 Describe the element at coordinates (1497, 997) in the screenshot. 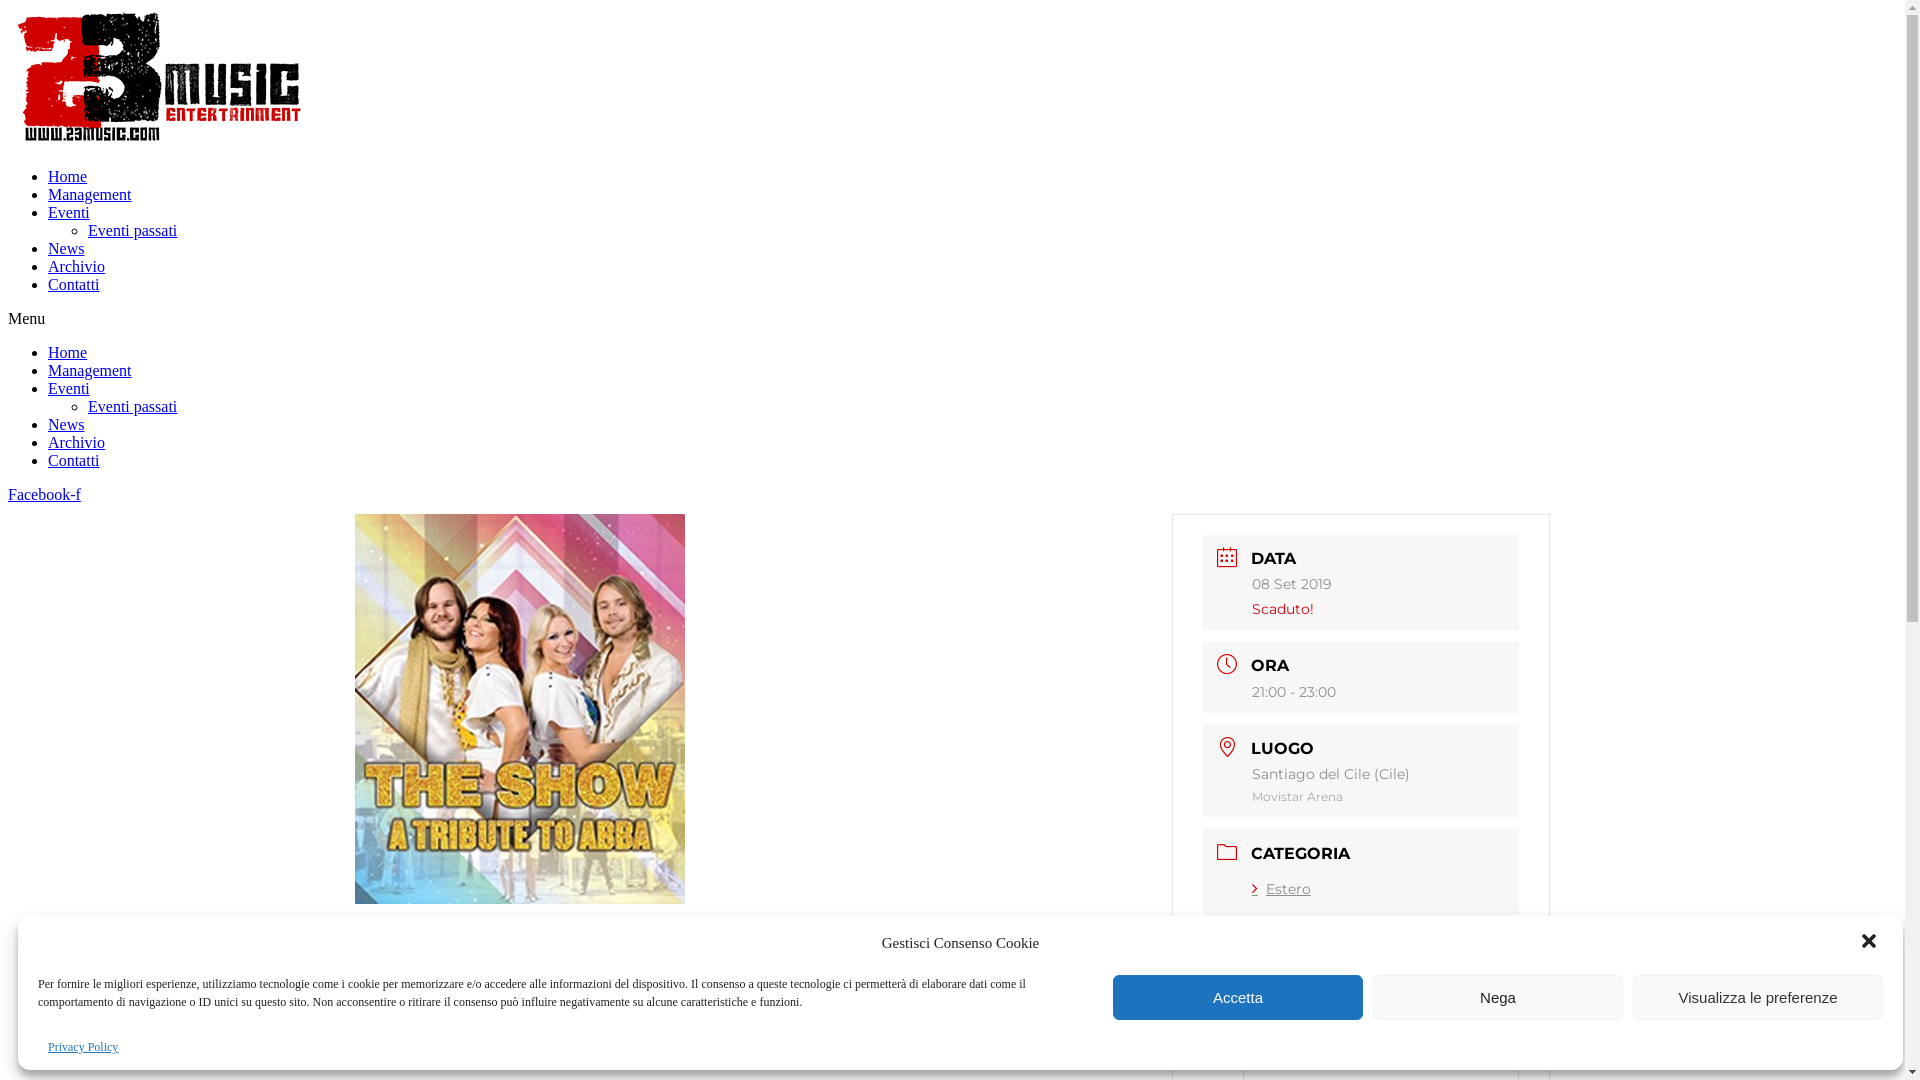

I see `'Nega'` at that location.